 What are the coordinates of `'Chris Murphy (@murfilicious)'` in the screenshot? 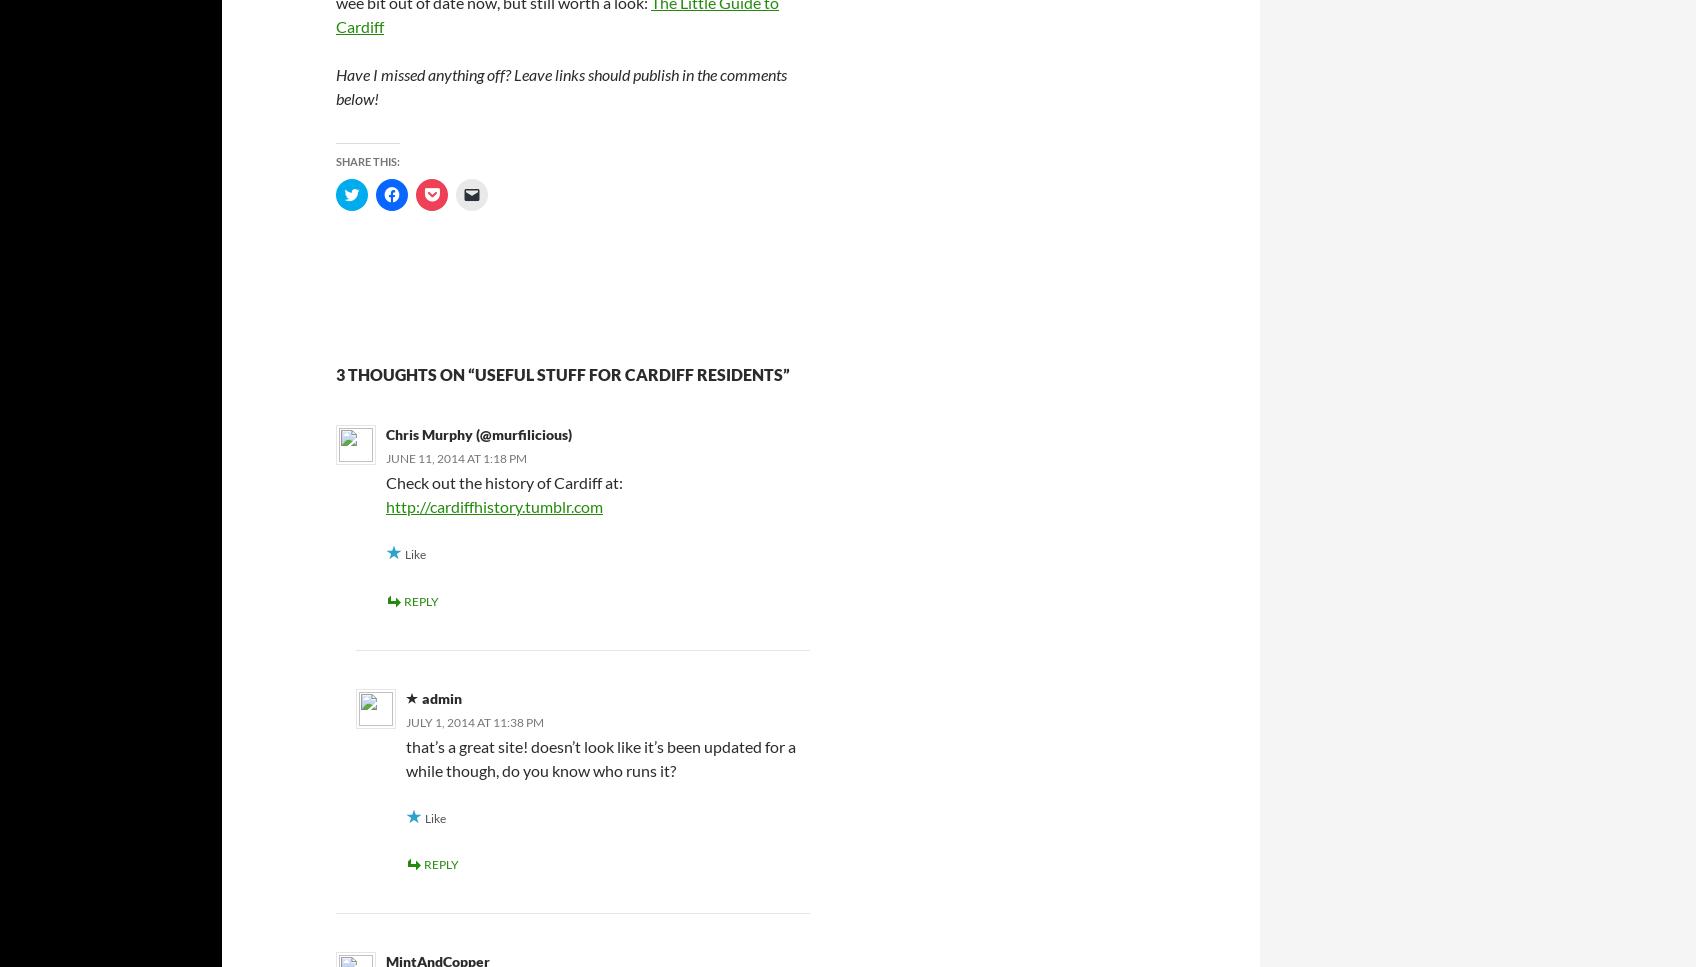 It's located at (385, 433).